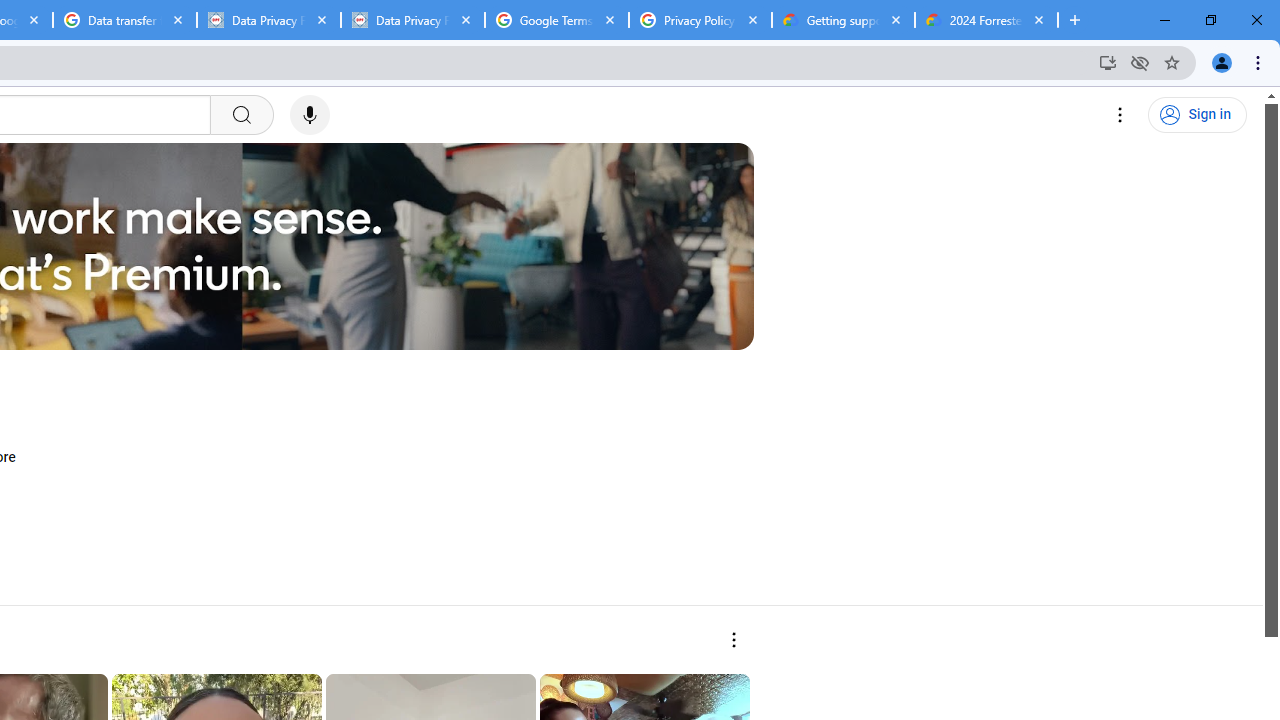  What do you see at coordinates (1106, 61) in the screenshot?
I see `'Install YouTube'` at bounding box center [1106, 61].